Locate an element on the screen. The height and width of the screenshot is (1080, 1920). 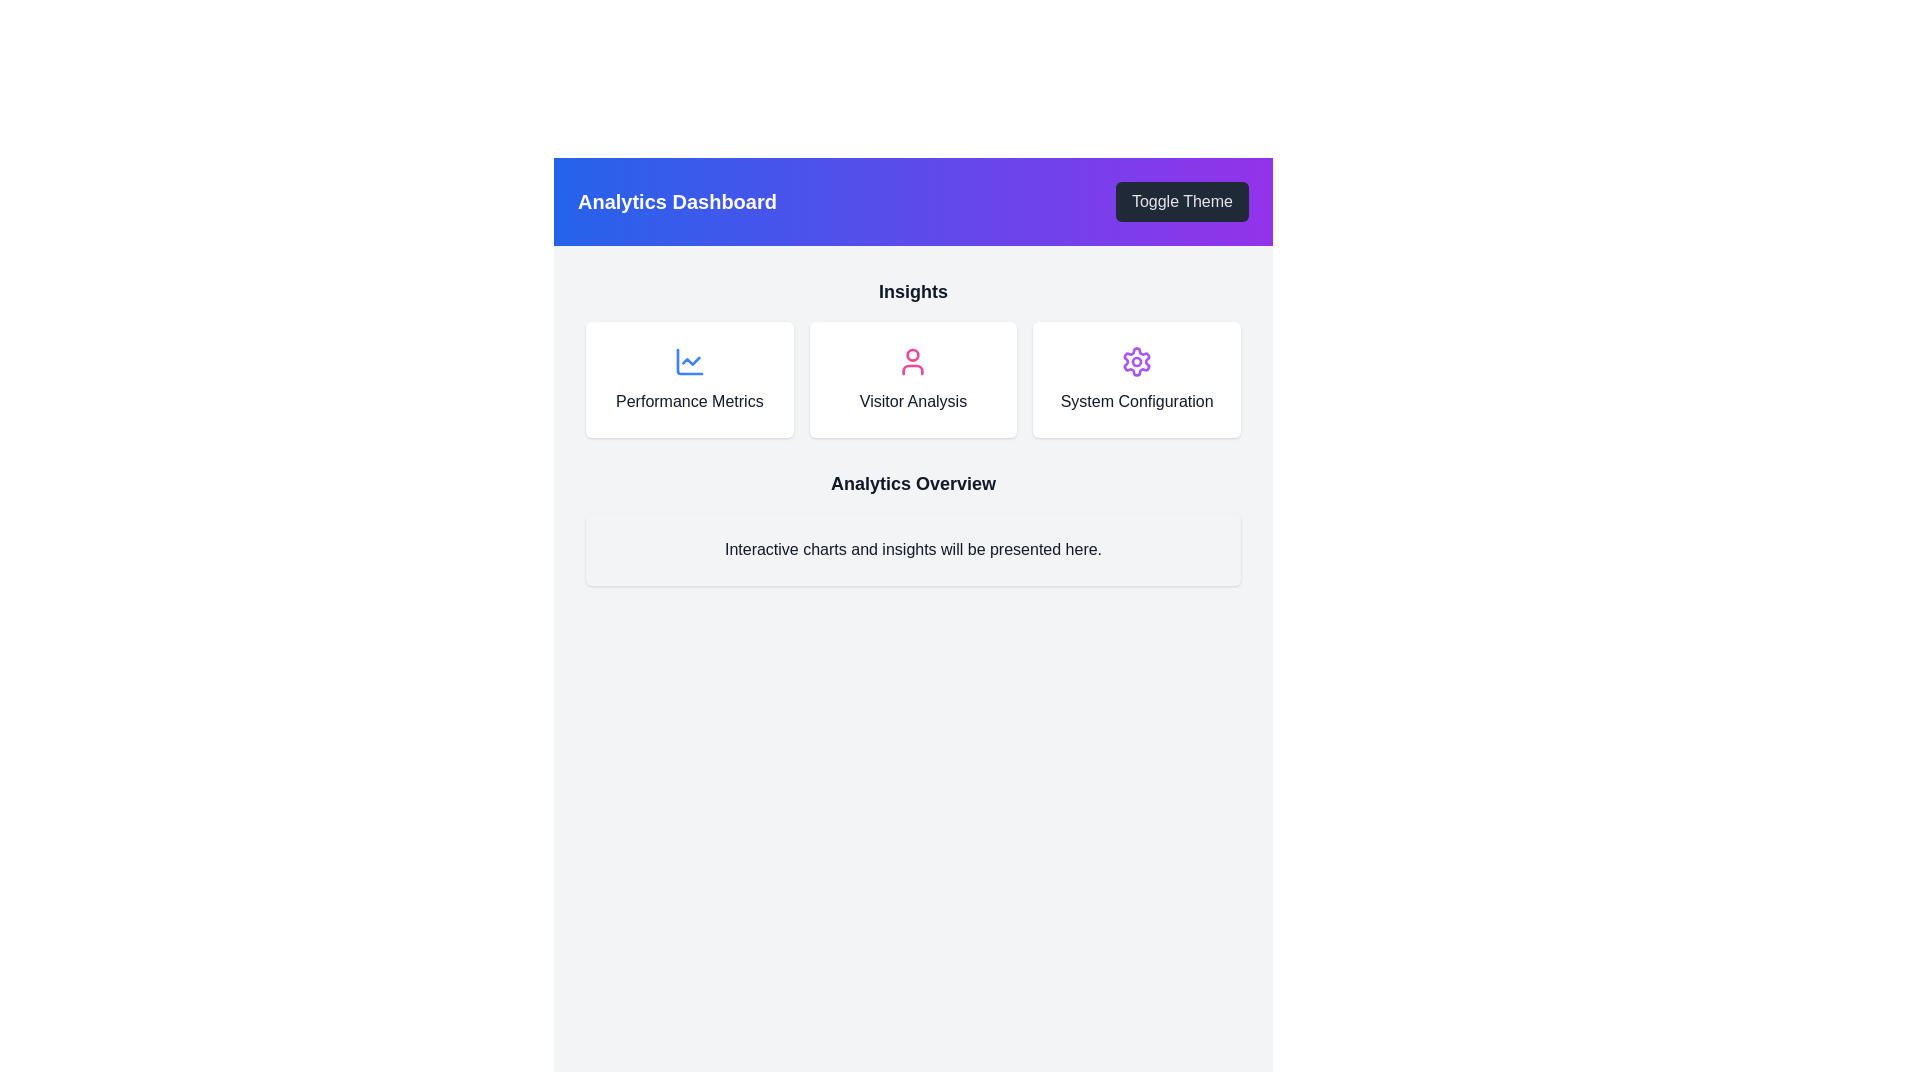
the 'Performance Metrics' graphical feature within the SVG icon located in the Insights section to navigate or activate its functionality is located at coordinates (691, 361).